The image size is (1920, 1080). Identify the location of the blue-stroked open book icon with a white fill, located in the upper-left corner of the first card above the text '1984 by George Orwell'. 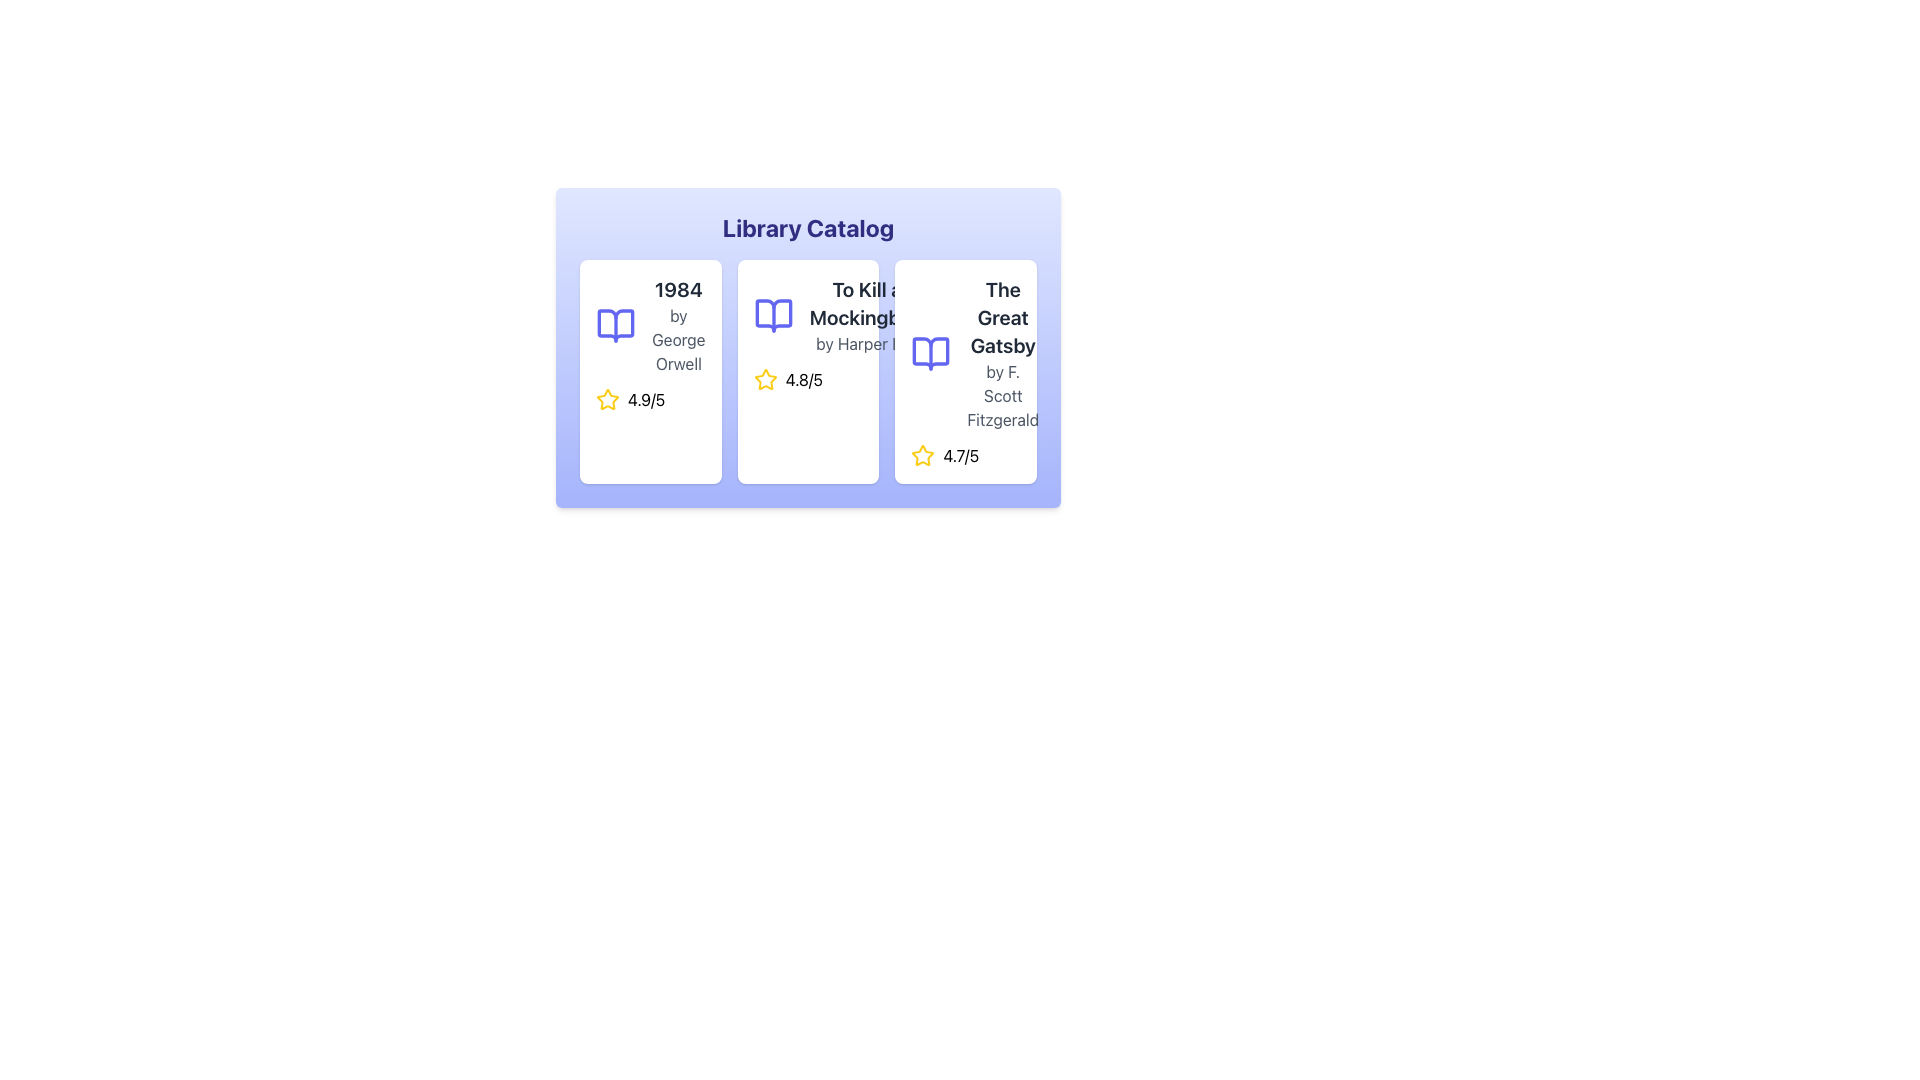
(614, 325).